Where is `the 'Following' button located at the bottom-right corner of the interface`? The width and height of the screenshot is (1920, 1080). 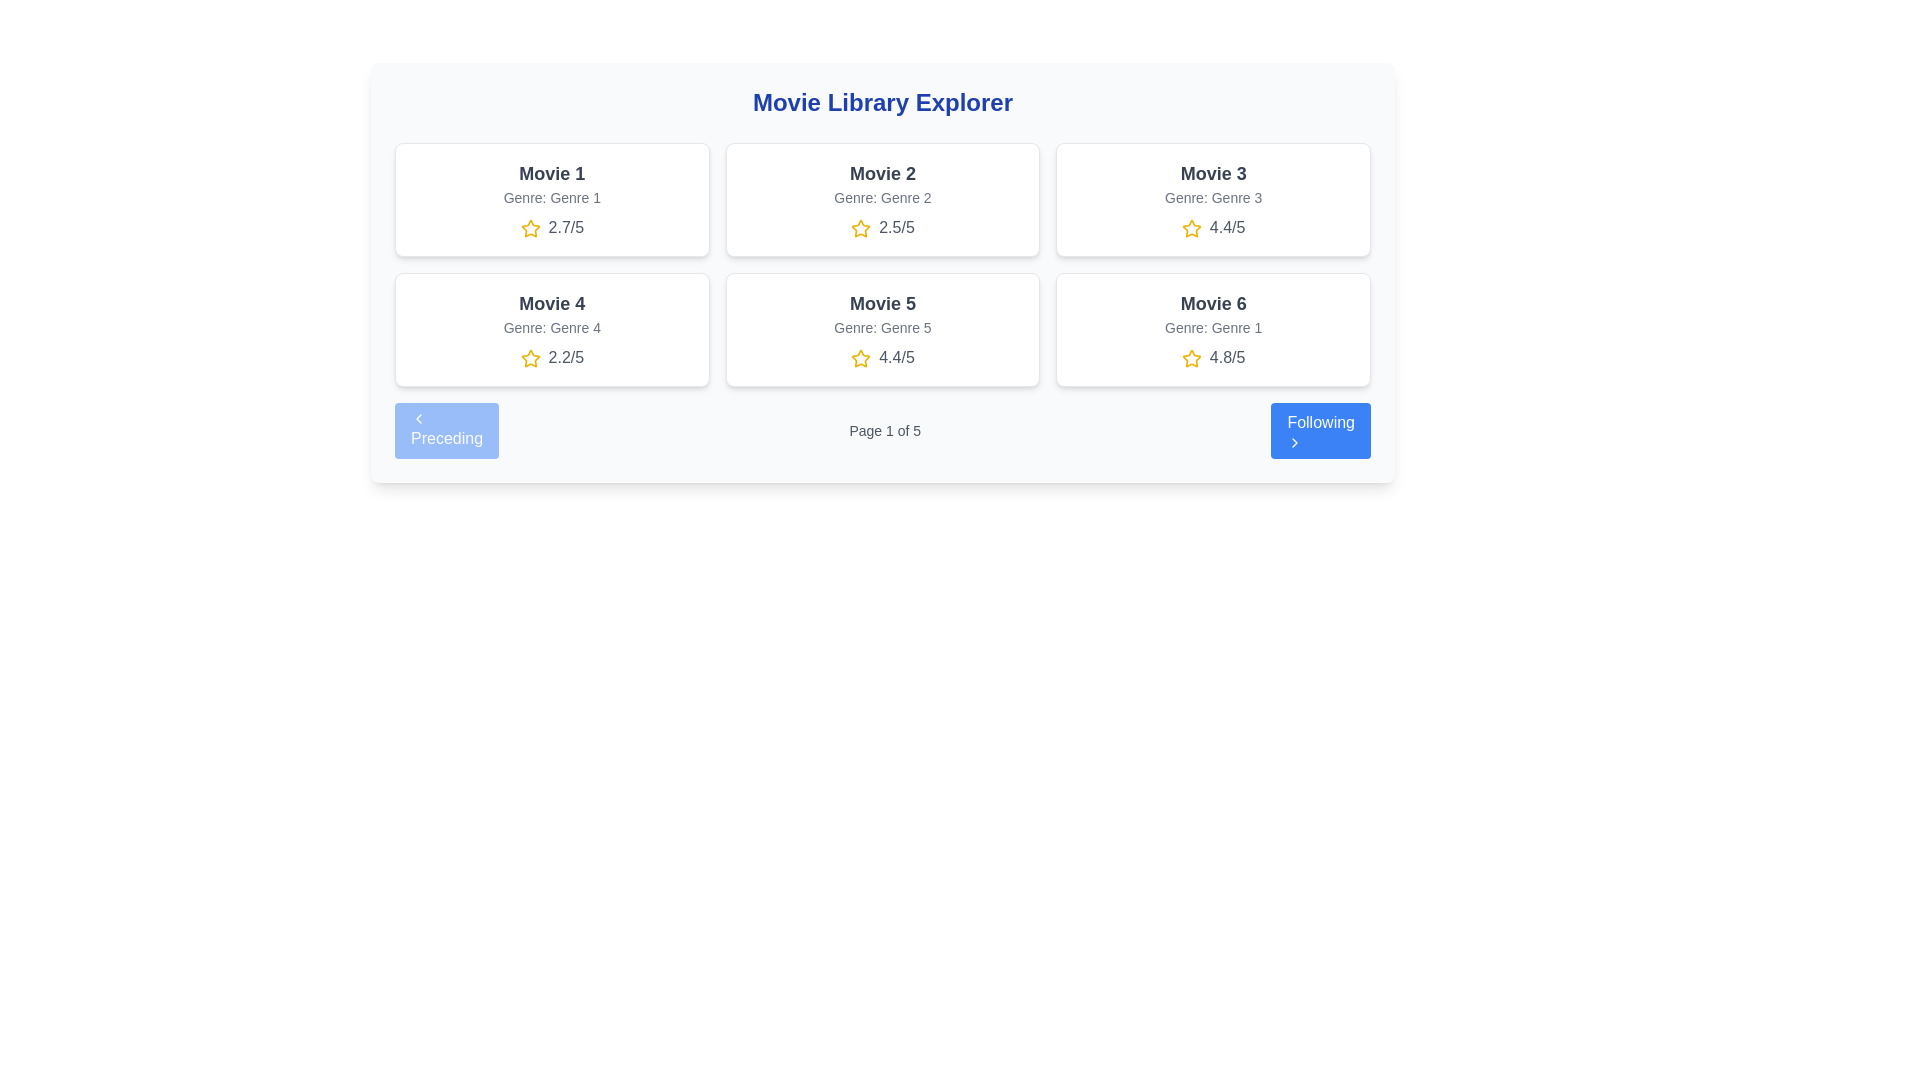
the 'Following' button located at the bottom-right corner of the interface is located at coordinates (1321, 430).